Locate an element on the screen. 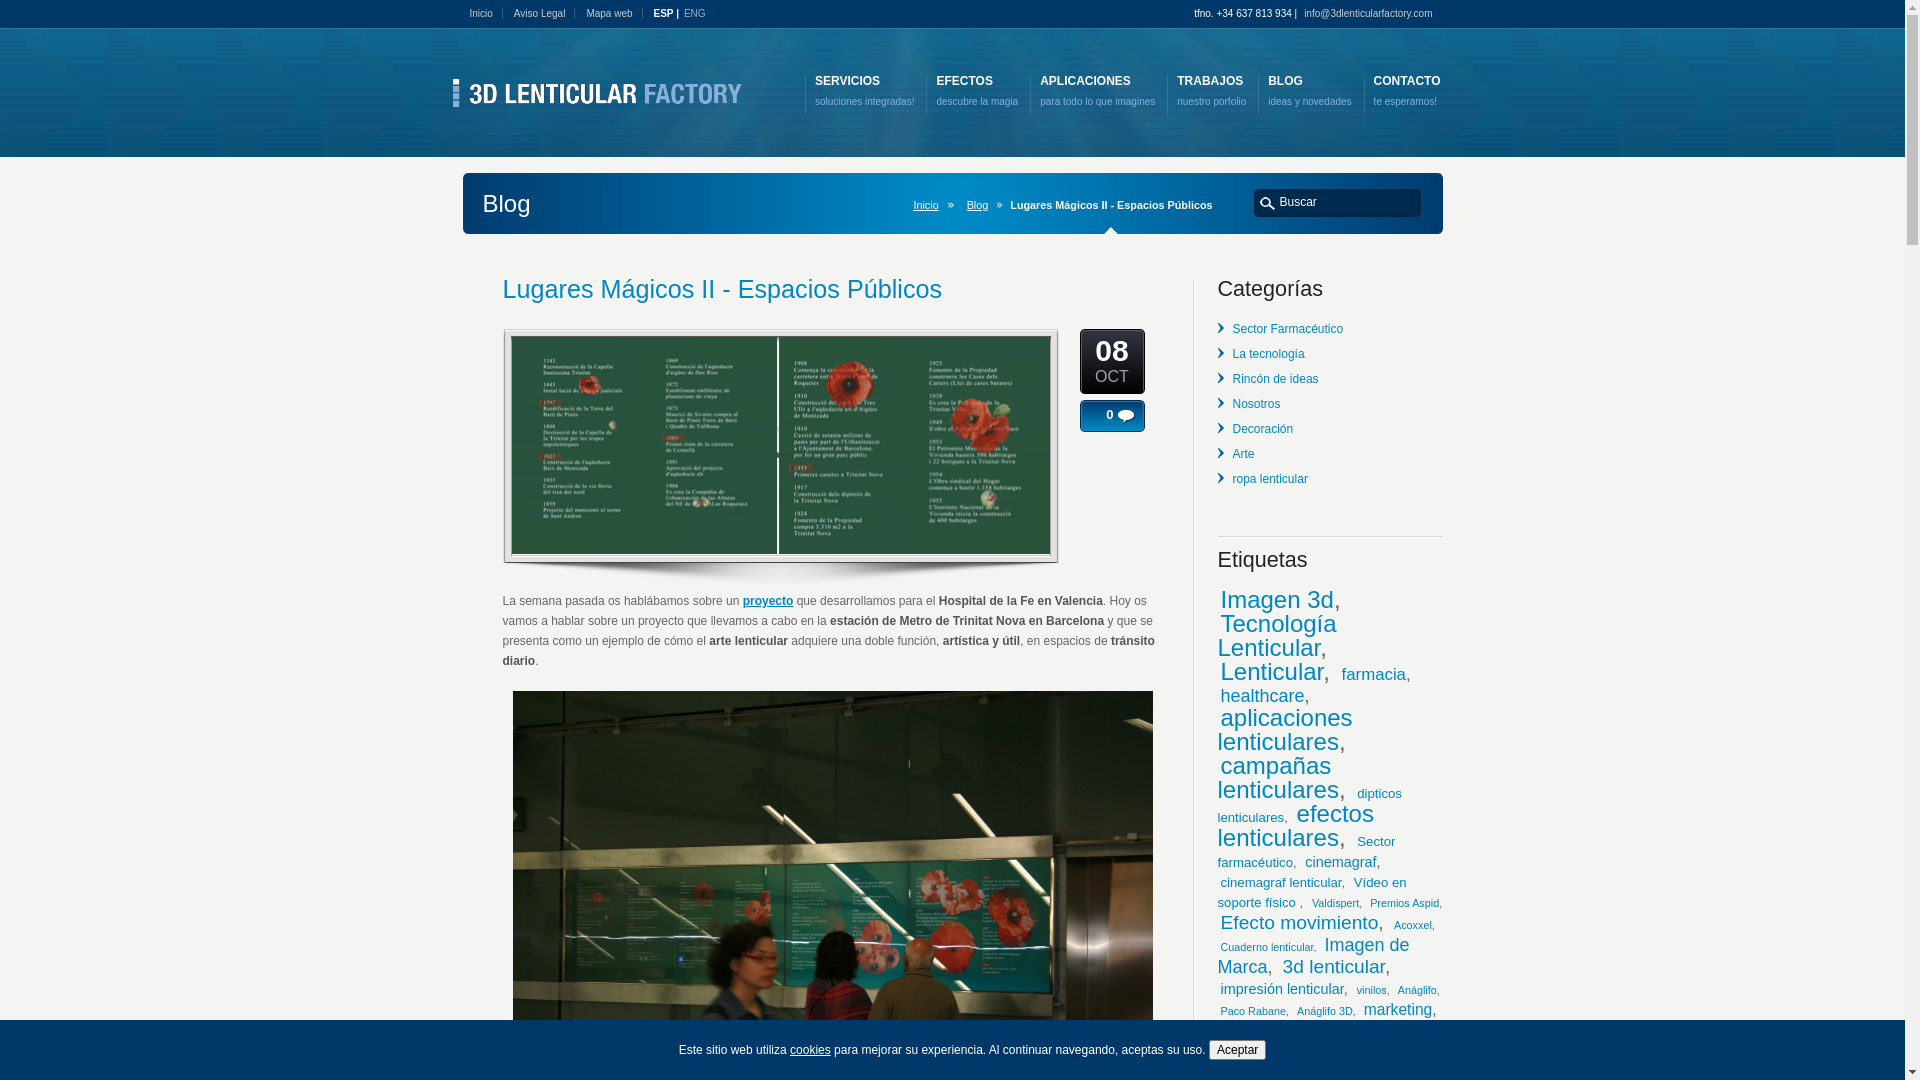 The image size is (1920, 1080). 'efectos lenticulares' is located at coordinates (1296, 825).